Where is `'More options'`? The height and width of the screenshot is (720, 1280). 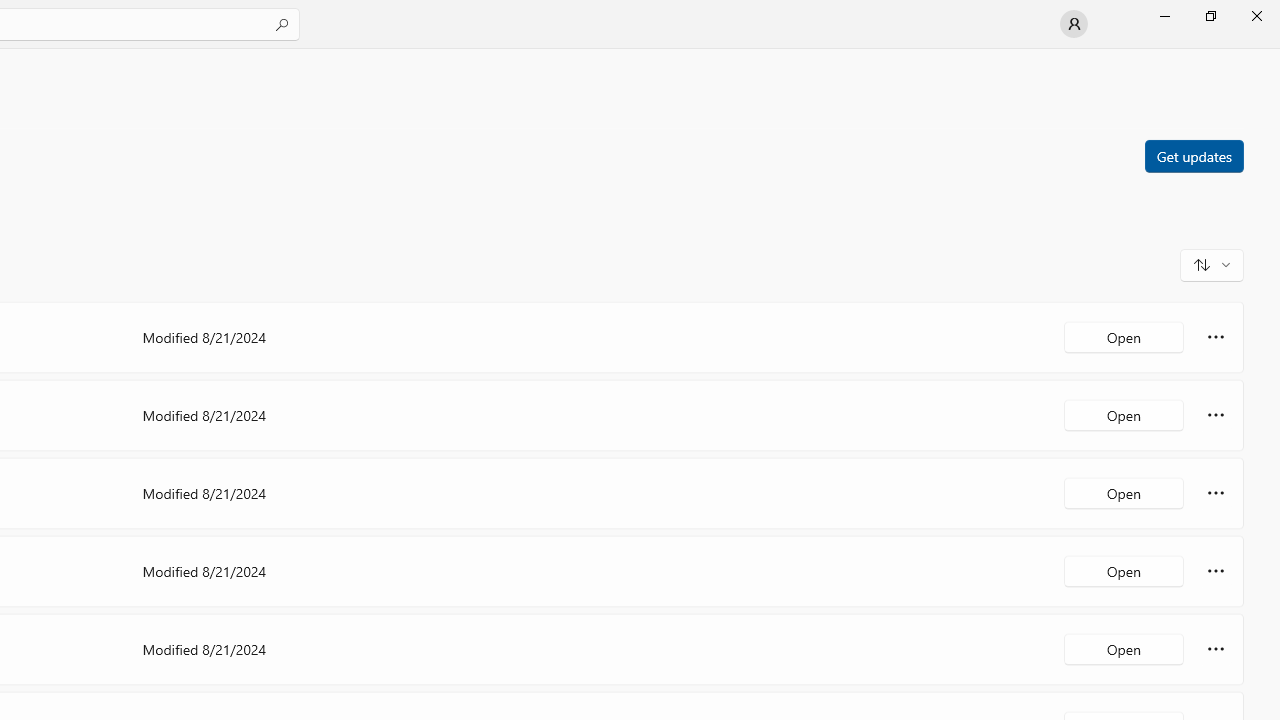
'More options' is located at coordinates (1215, 649).